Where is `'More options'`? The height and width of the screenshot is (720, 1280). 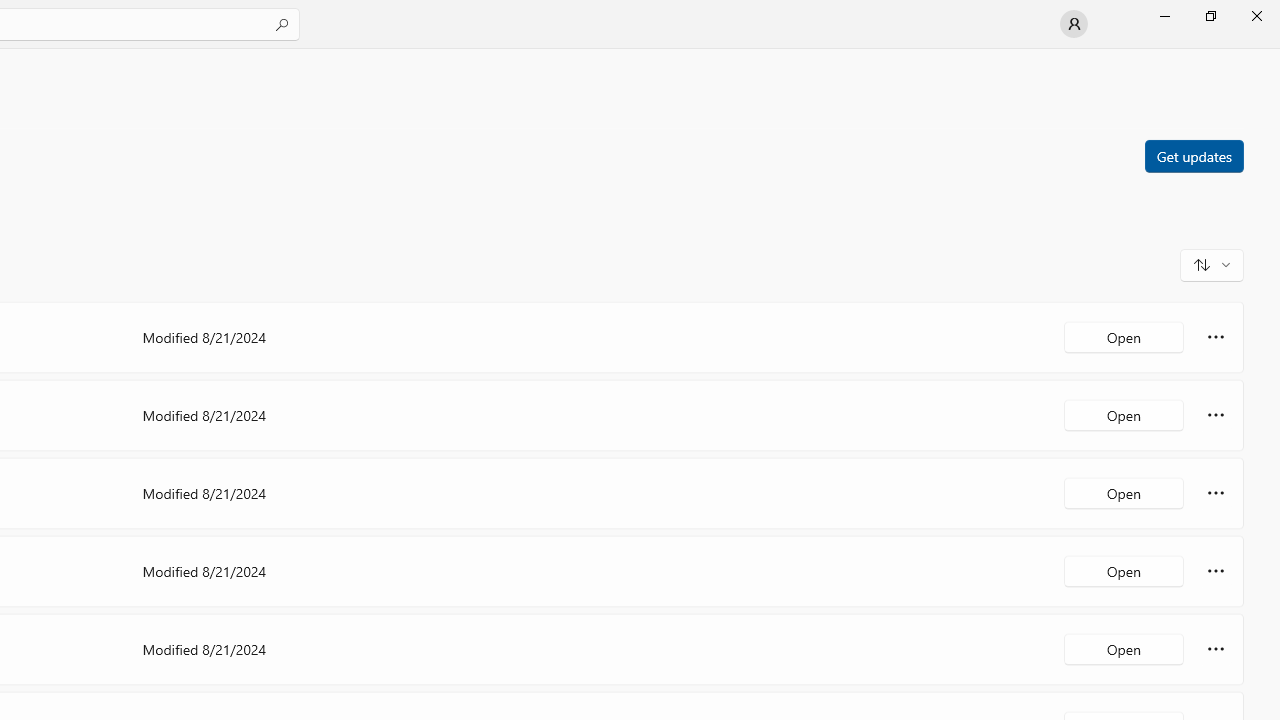
'More options' is located at coordinates (1215, 649).